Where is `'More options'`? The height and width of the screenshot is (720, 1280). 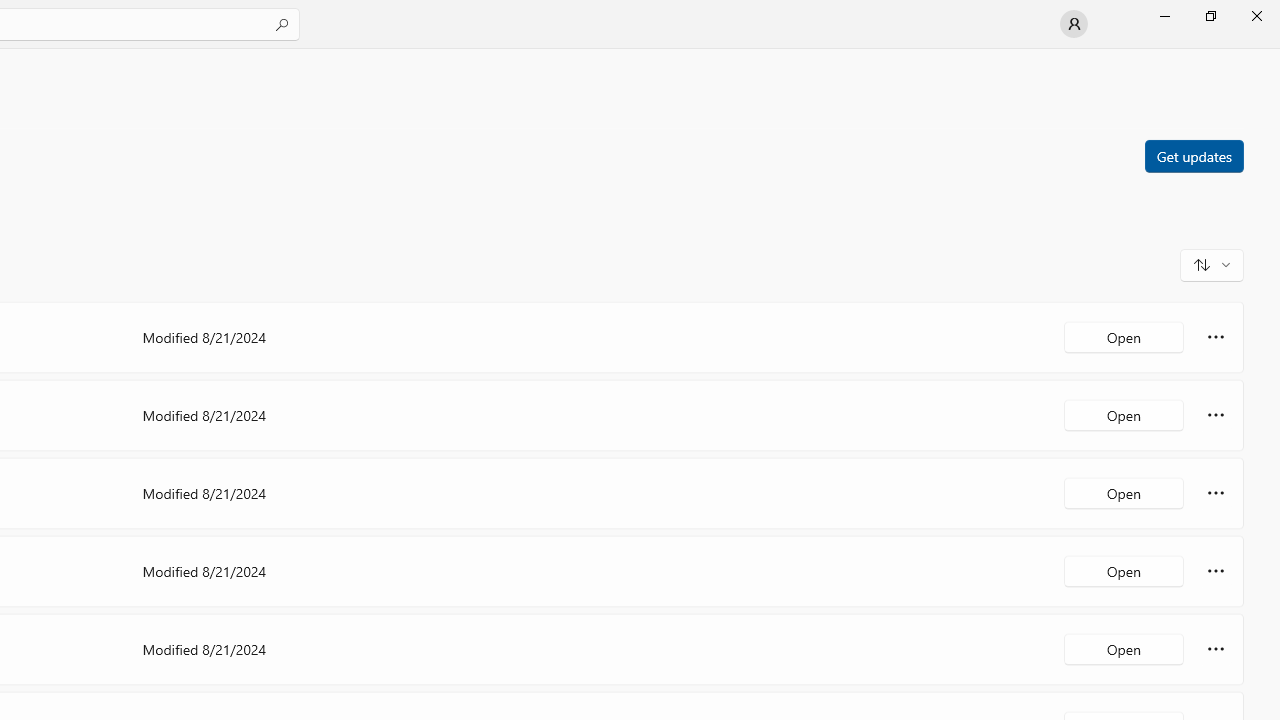
'More options' is located at coordinates (1215, 649).